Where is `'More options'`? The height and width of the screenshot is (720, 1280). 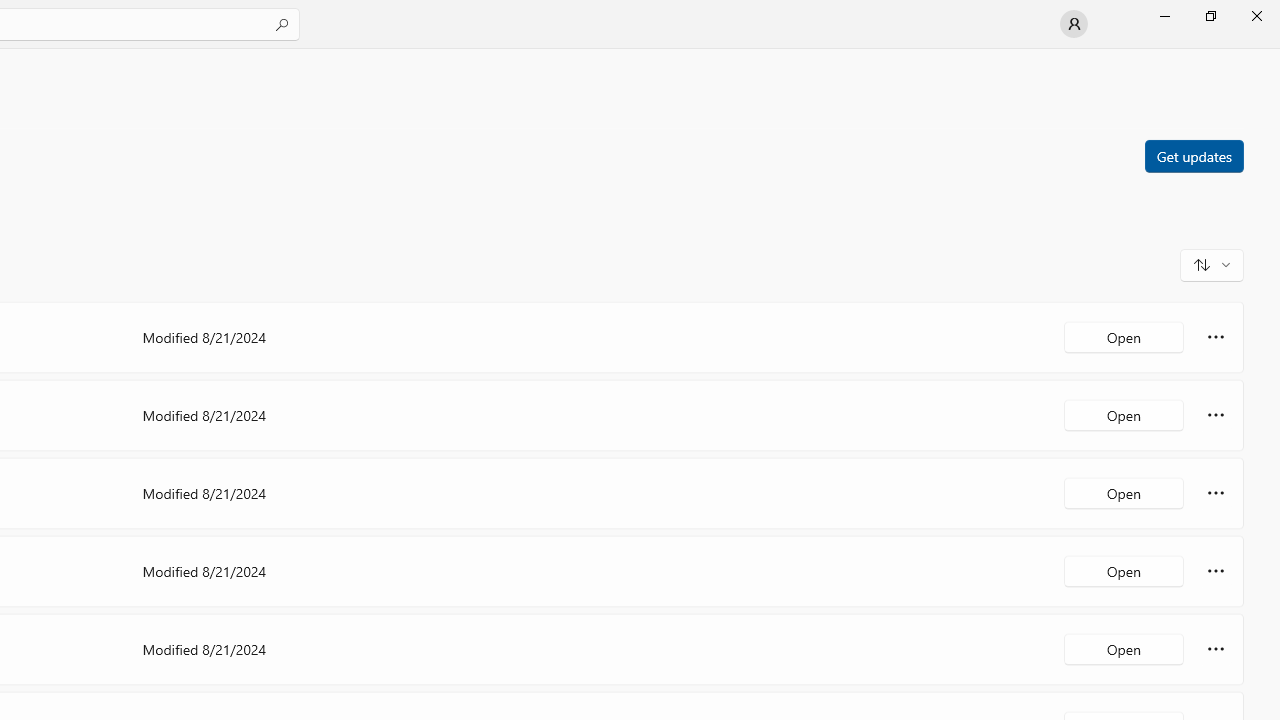
'More options' is located at coordinates (1215, 649).